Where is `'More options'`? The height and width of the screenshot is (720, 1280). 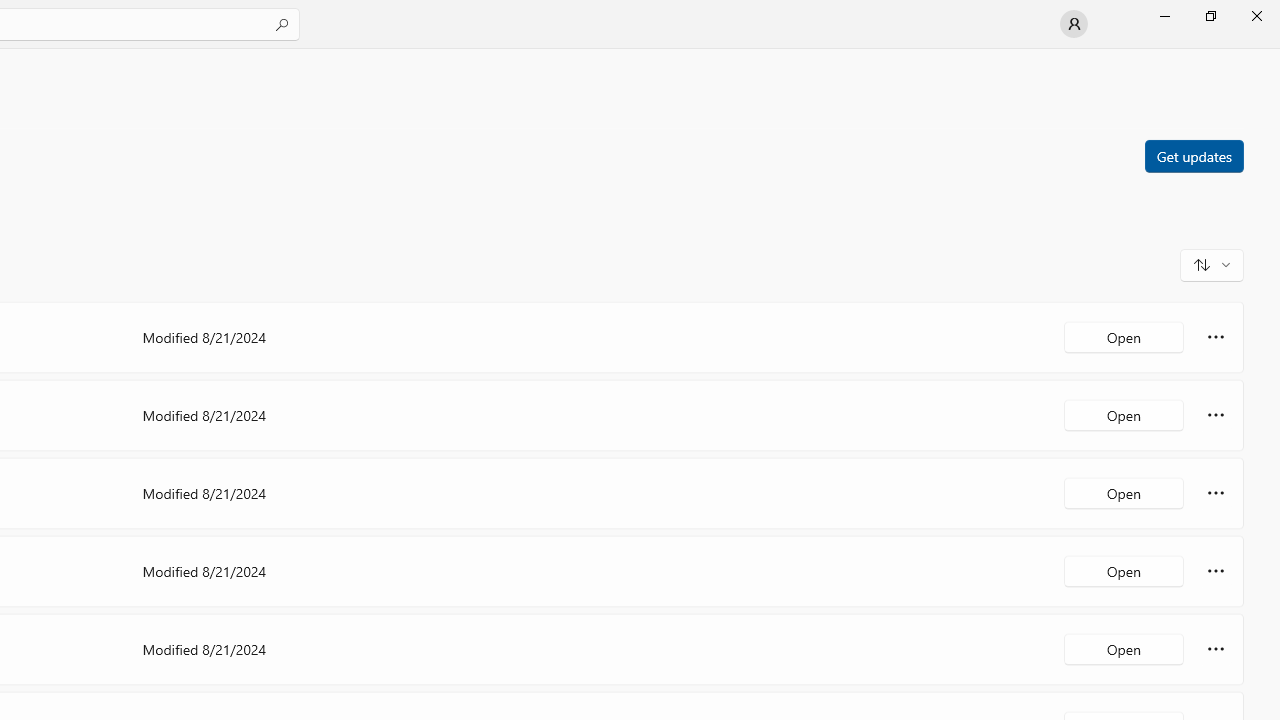
'More options' is located at coordinates (1215, 649).